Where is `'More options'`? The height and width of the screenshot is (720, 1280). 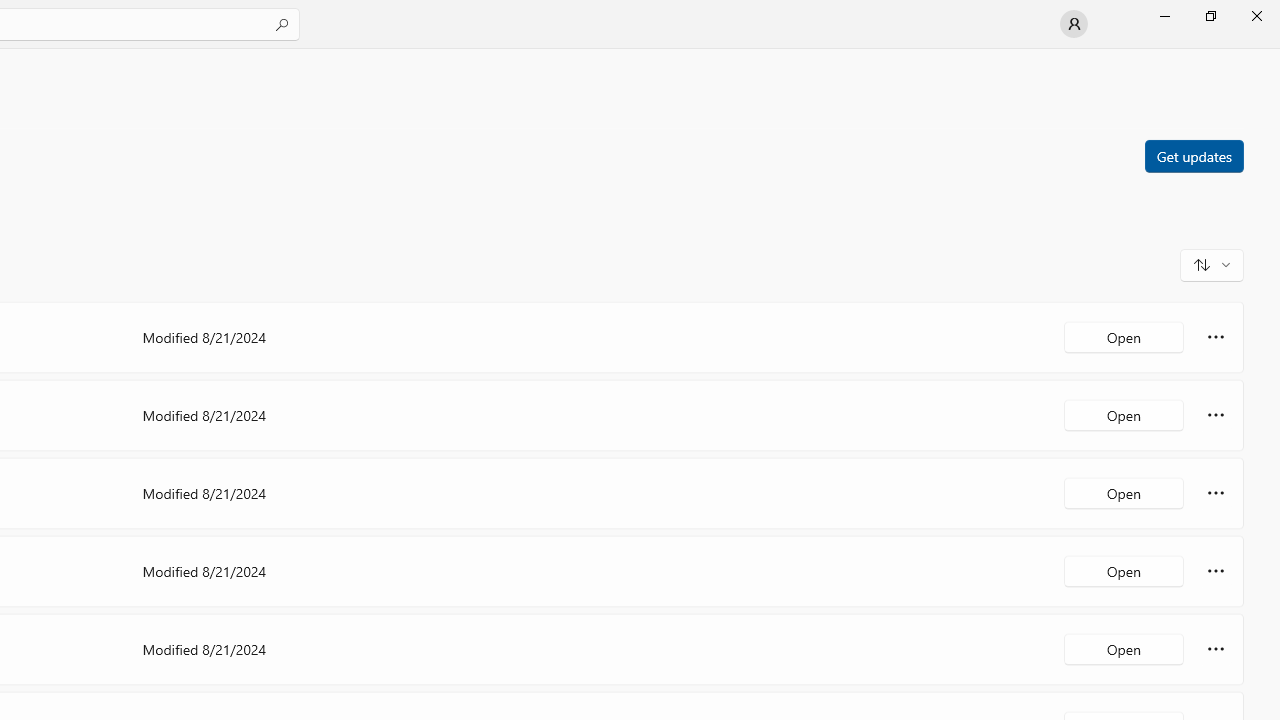
'More options' is located at coordinates (1215, 649).